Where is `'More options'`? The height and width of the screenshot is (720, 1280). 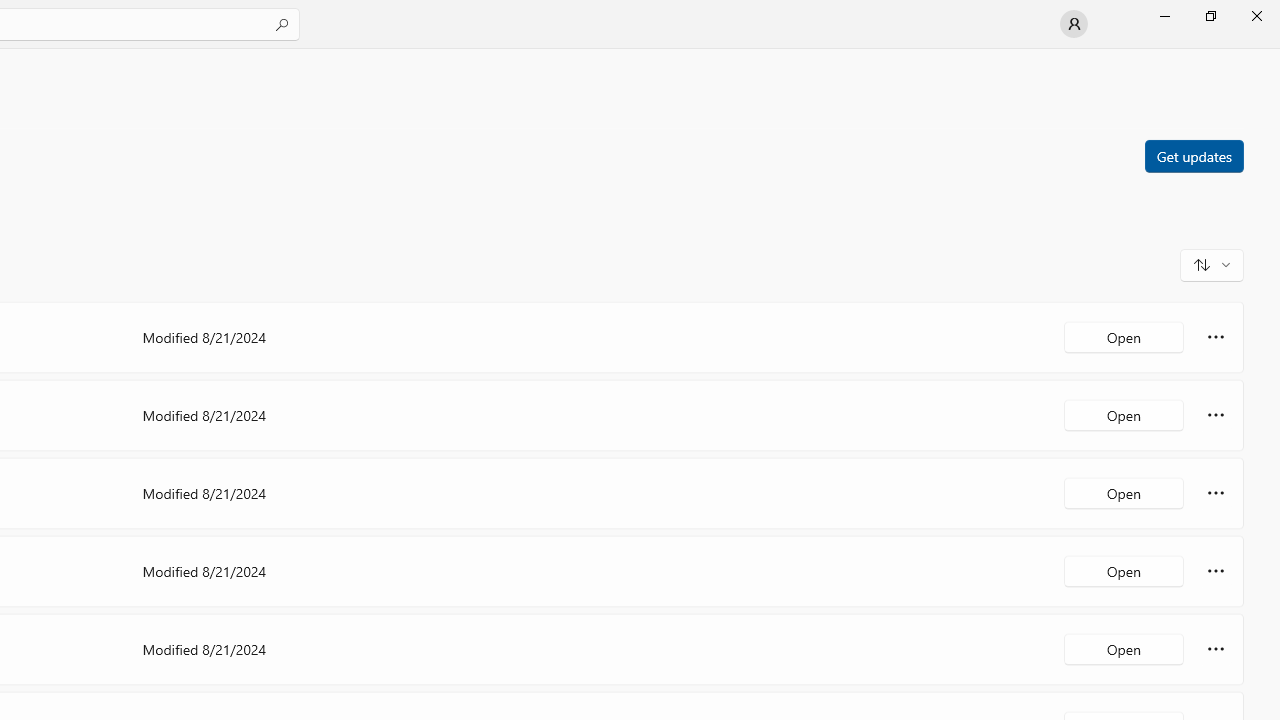
'More options' is located at coordinates (1215, 649).